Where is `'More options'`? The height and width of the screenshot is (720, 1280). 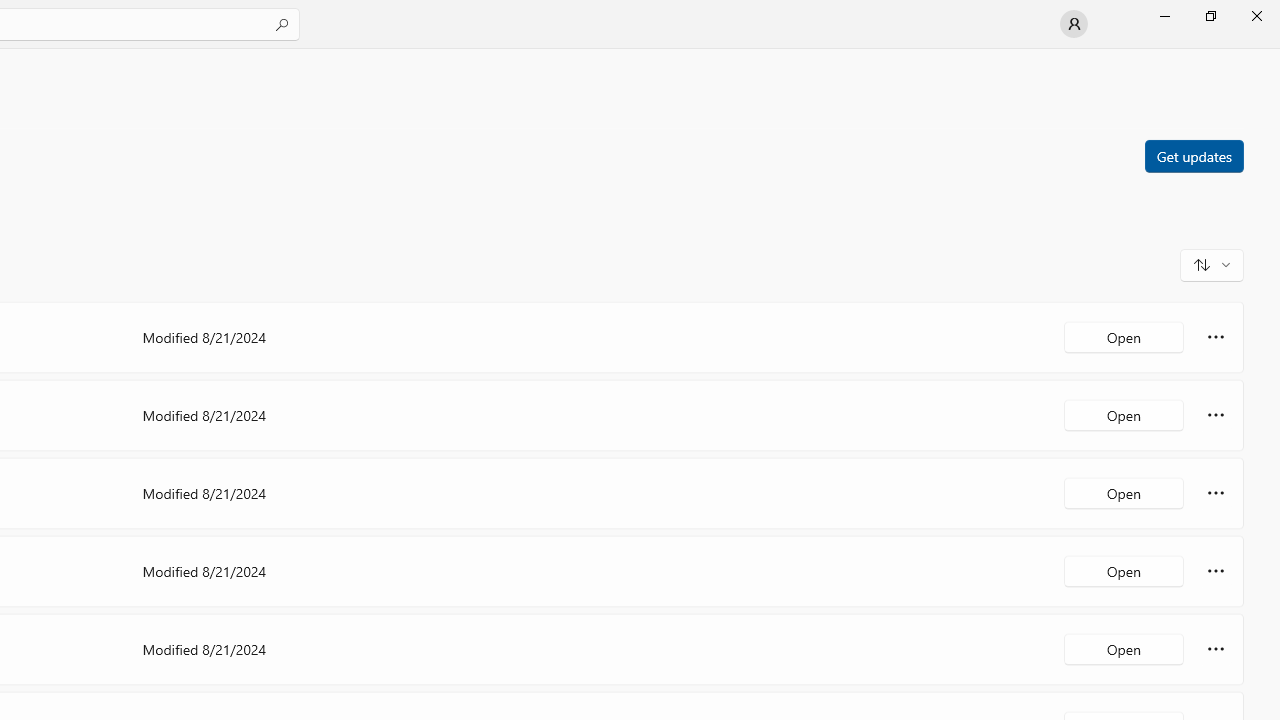
'More options' is located at coordinates (1215, 649).